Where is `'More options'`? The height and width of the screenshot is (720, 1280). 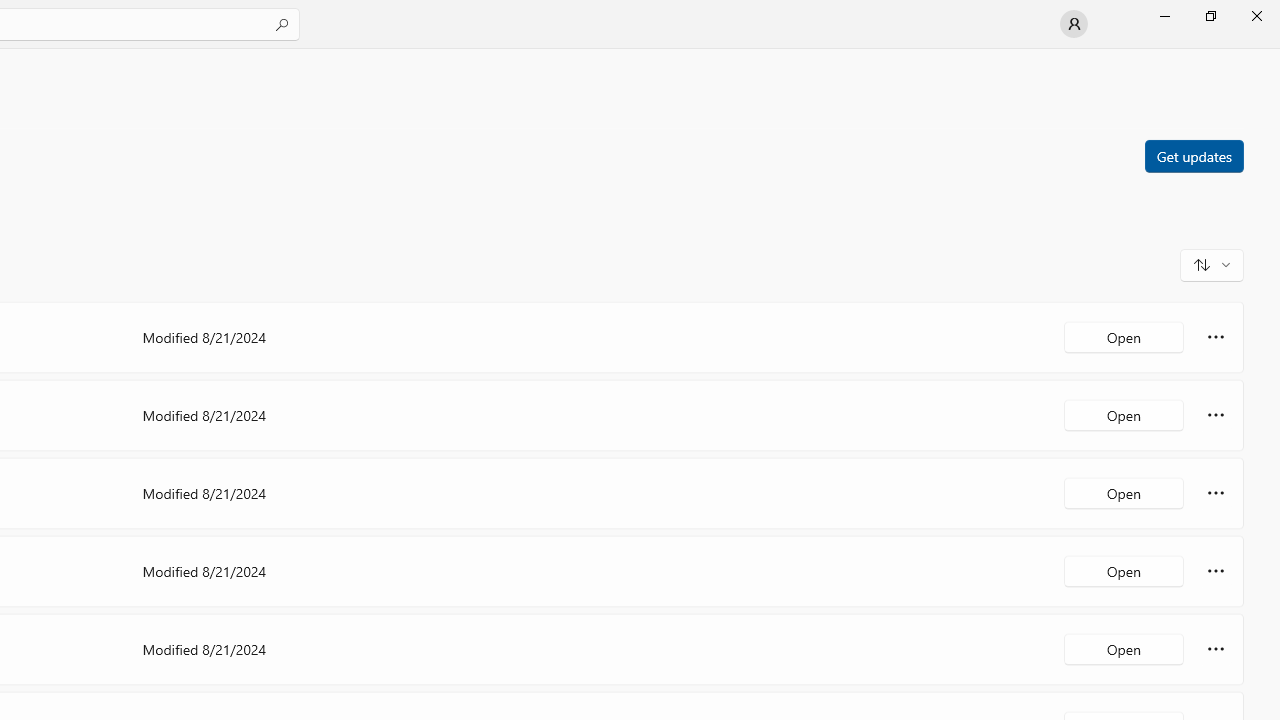
'More options' is located at coordinates (1215, 649).